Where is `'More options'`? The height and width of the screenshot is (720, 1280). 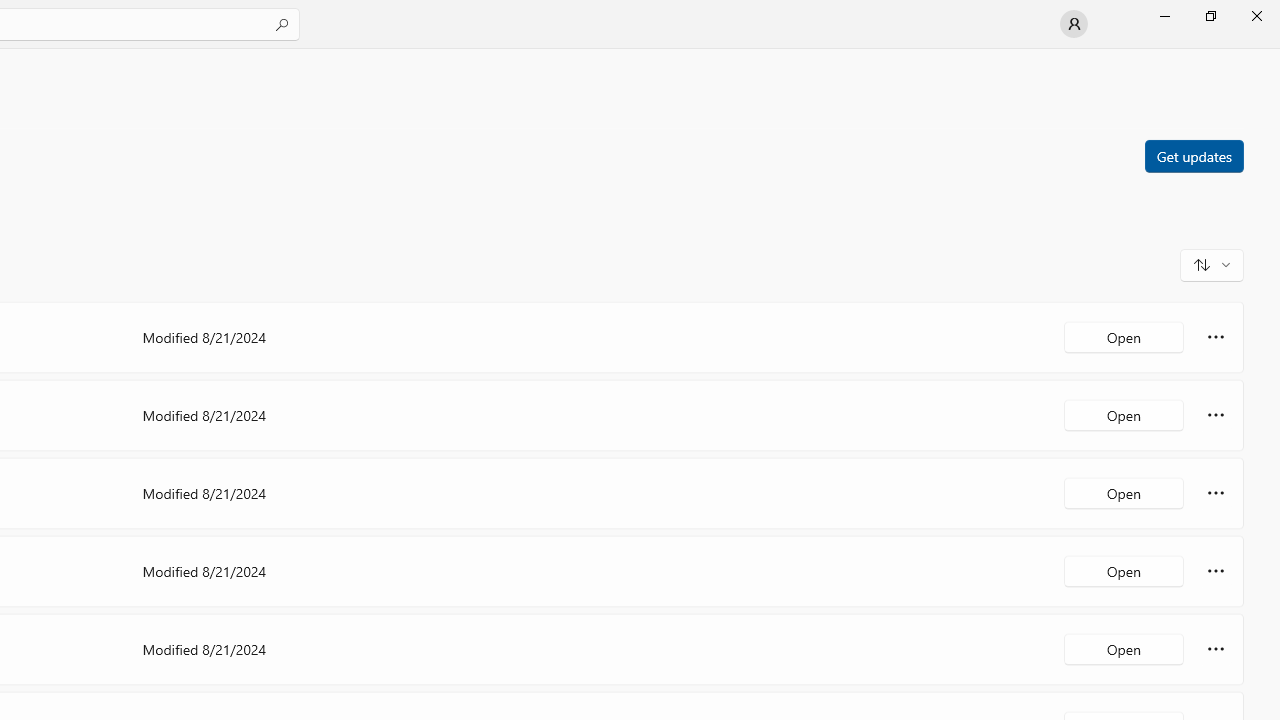
'More options' is located at coordinates (1215, 649).